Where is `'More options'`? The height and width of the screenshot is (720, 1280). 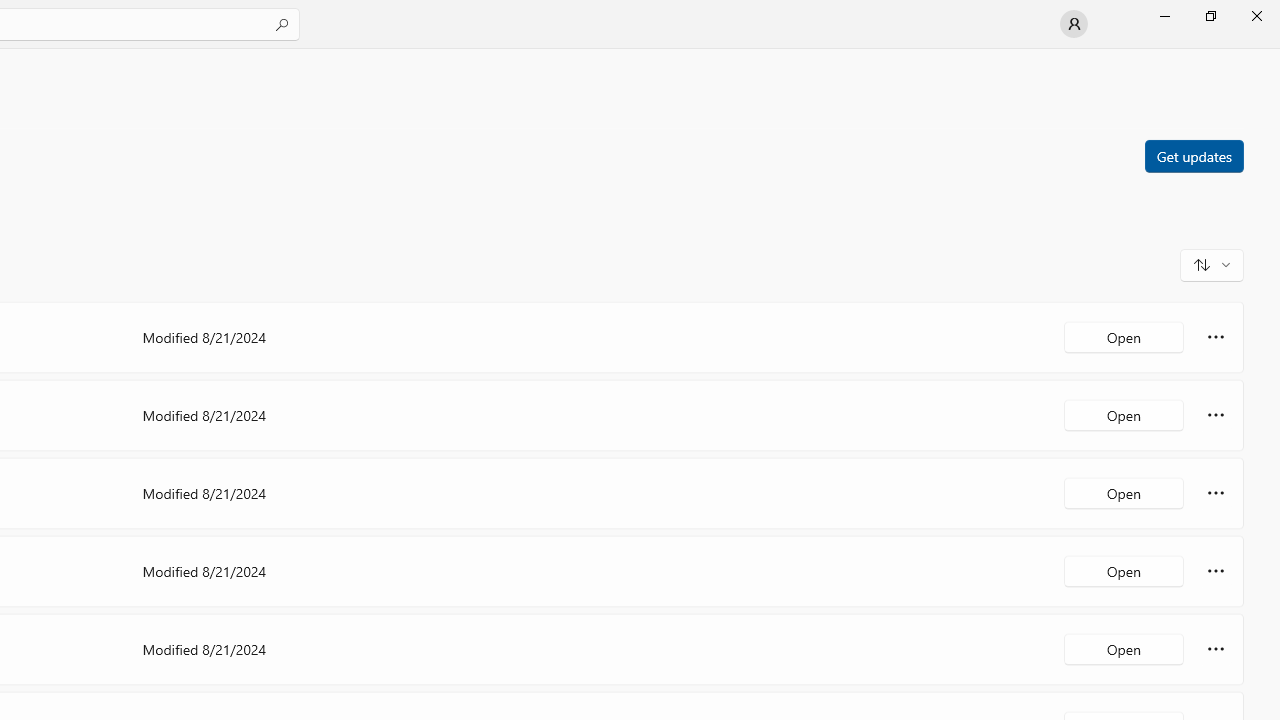
'More options' is located at coordinates (1215, 649).